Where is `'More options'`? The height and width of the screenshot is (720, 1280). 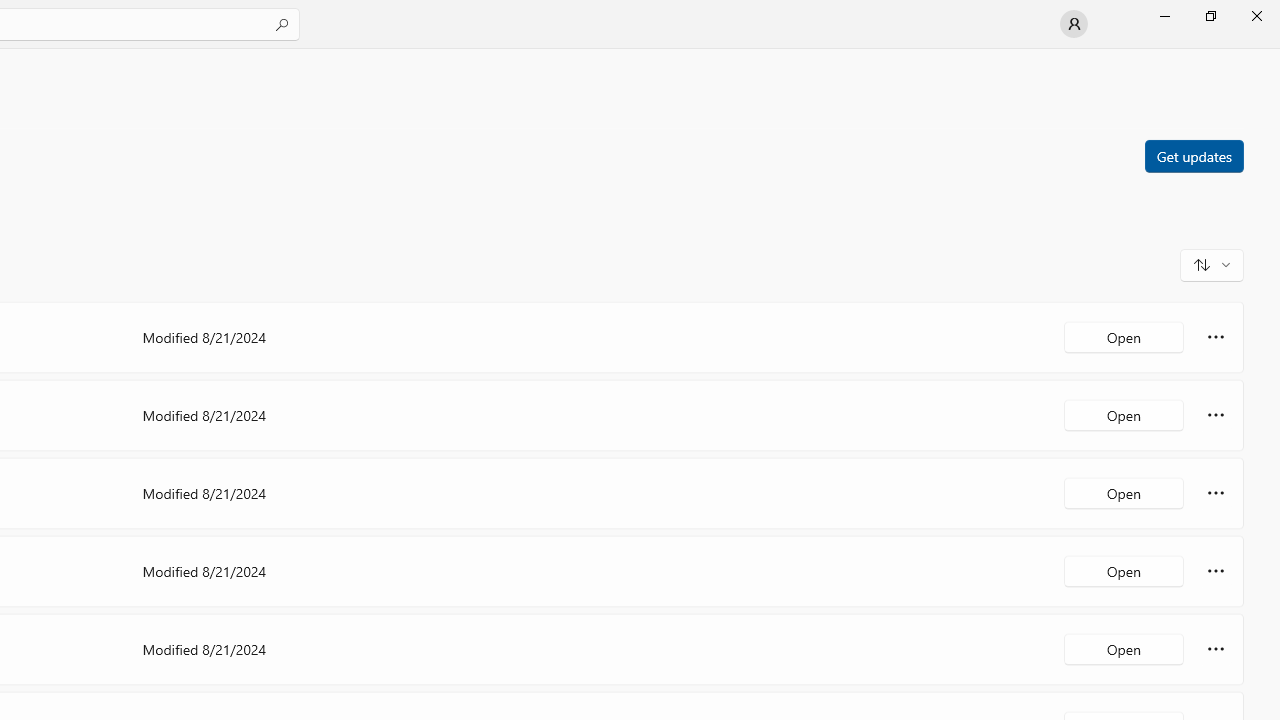
'More options' is located at coordinates (1215, 649).